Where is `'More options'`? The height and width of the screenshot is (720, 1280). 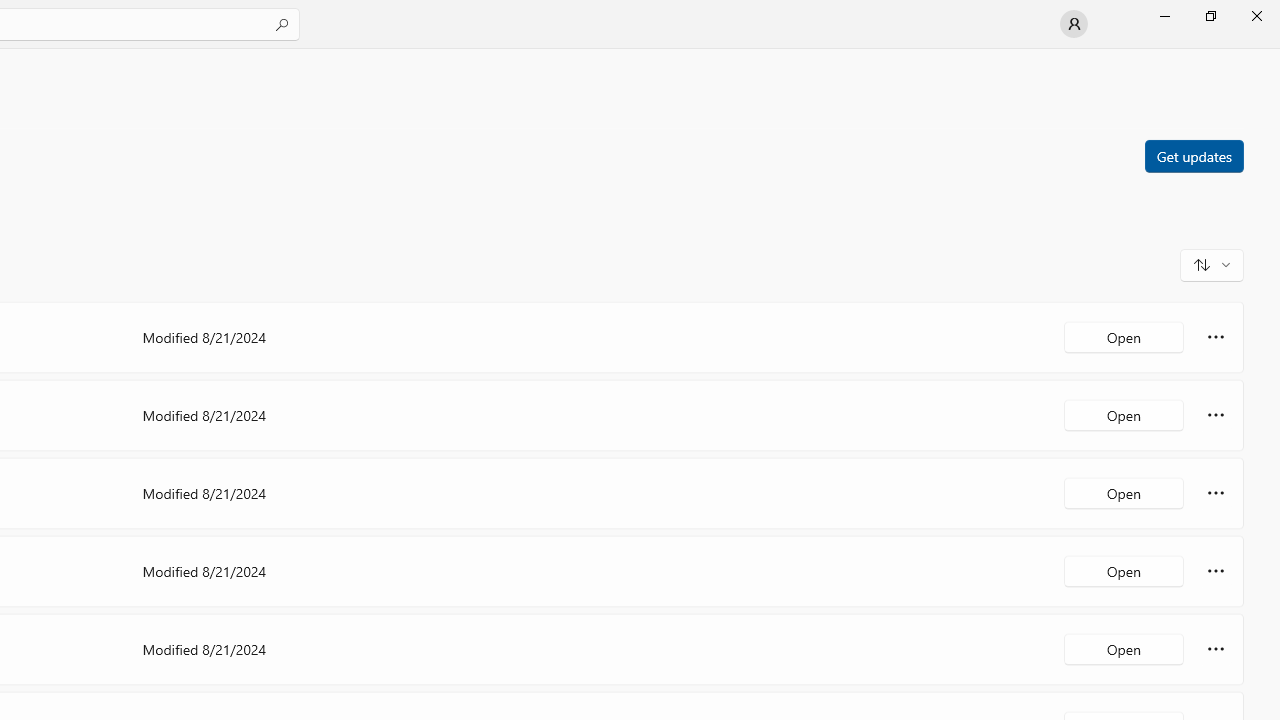
'More options' is located at coordinates (1215, 649).